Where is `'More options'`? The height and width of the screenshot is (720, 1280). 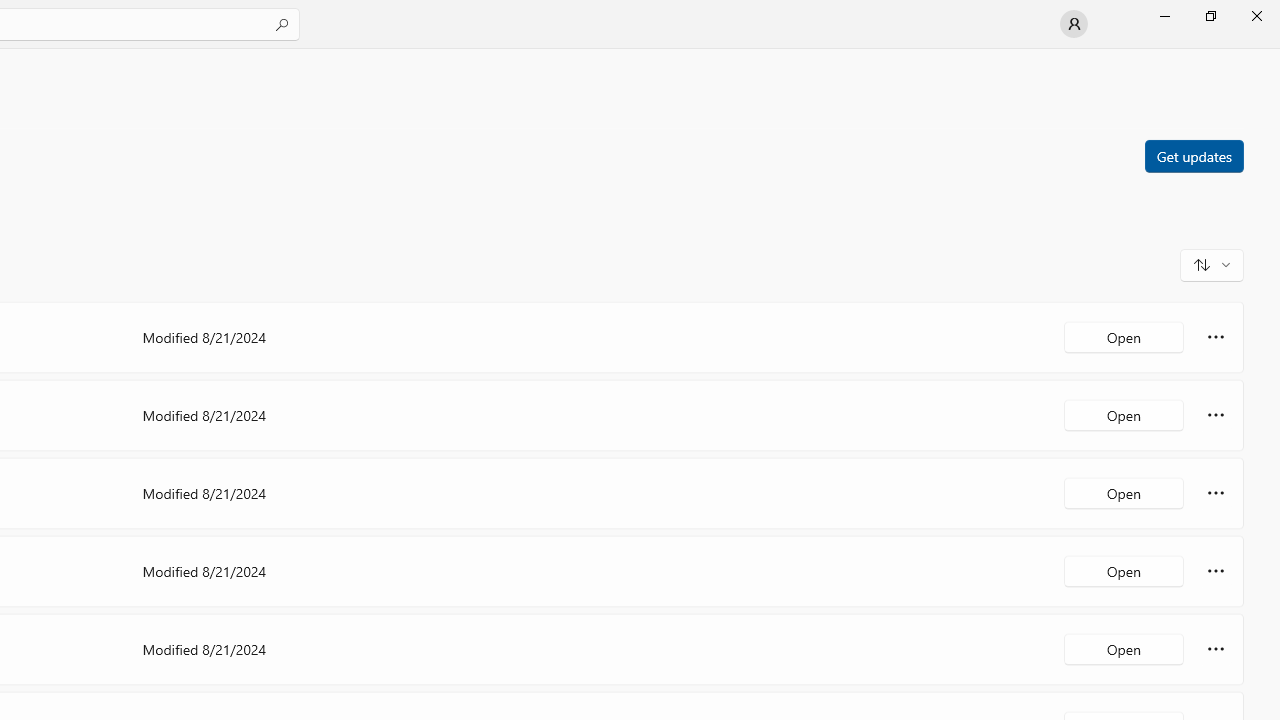
'More options' is located at coordinates (1215, 649).